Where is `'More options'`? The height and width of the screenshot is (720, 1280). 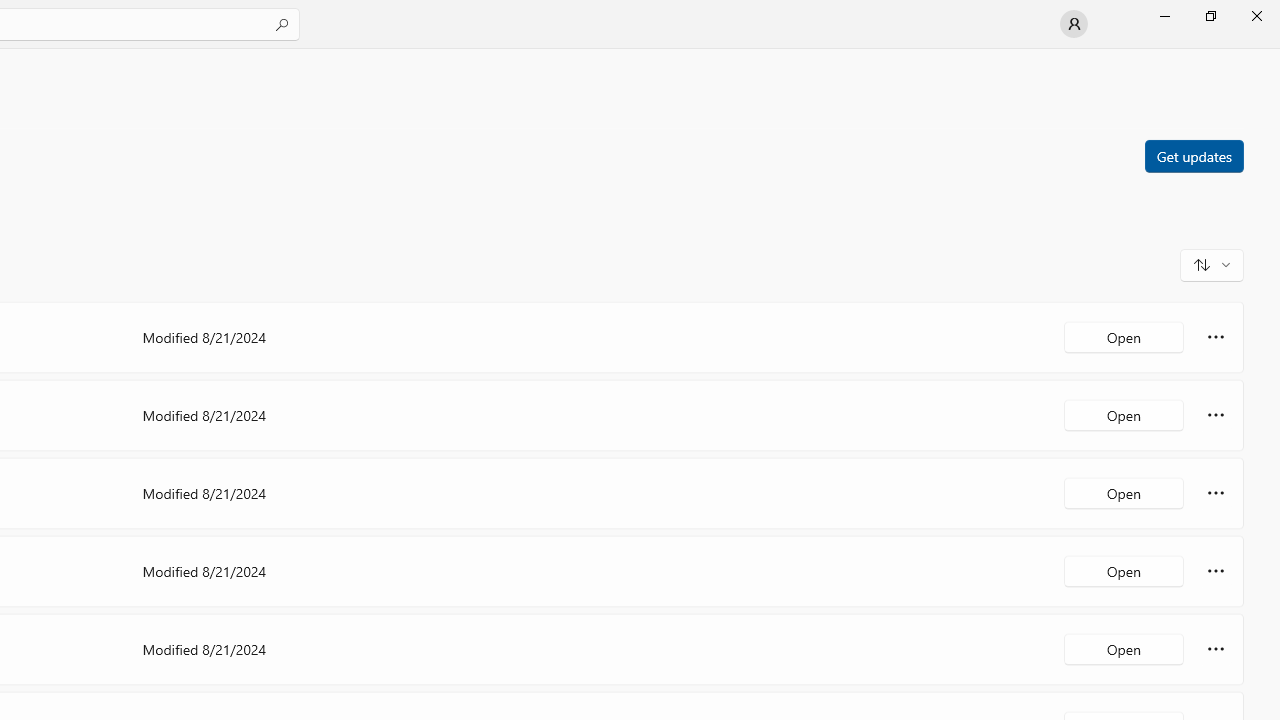
'More options' is located at coordinates (1215, 649).